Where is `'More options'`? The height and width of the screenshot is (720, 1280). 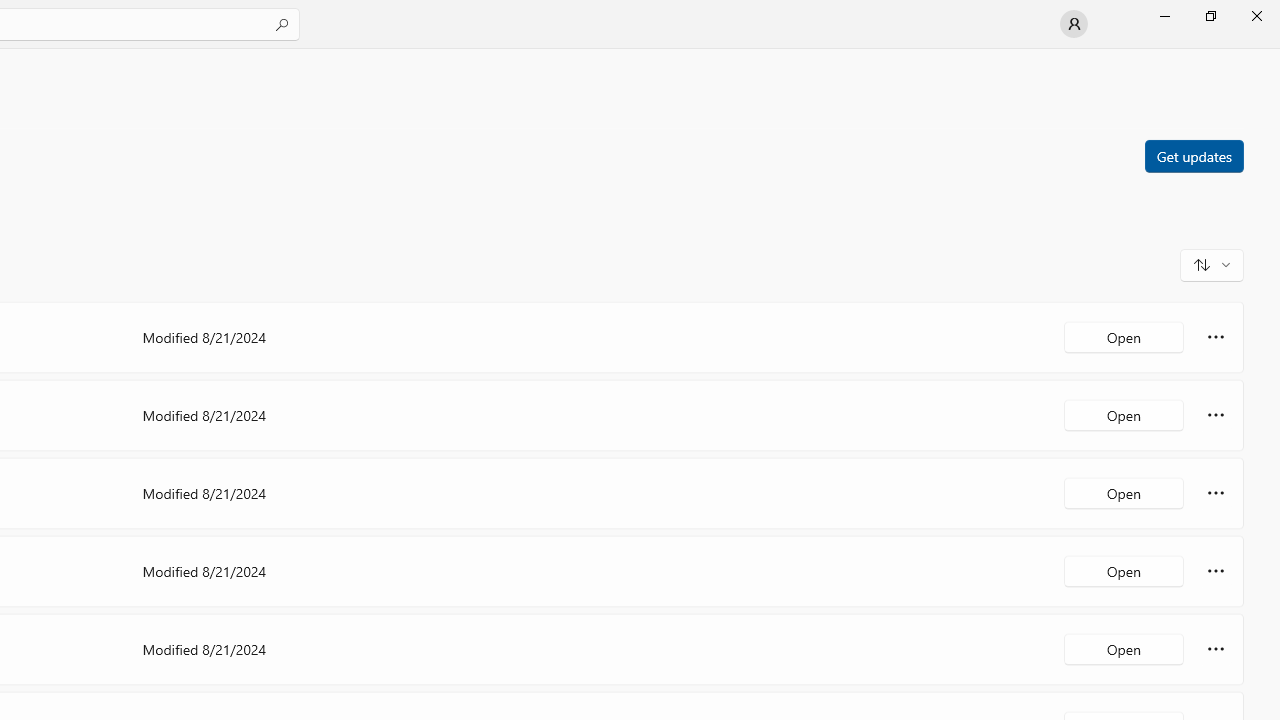
'More options' is located at coordinates (1215, 649).